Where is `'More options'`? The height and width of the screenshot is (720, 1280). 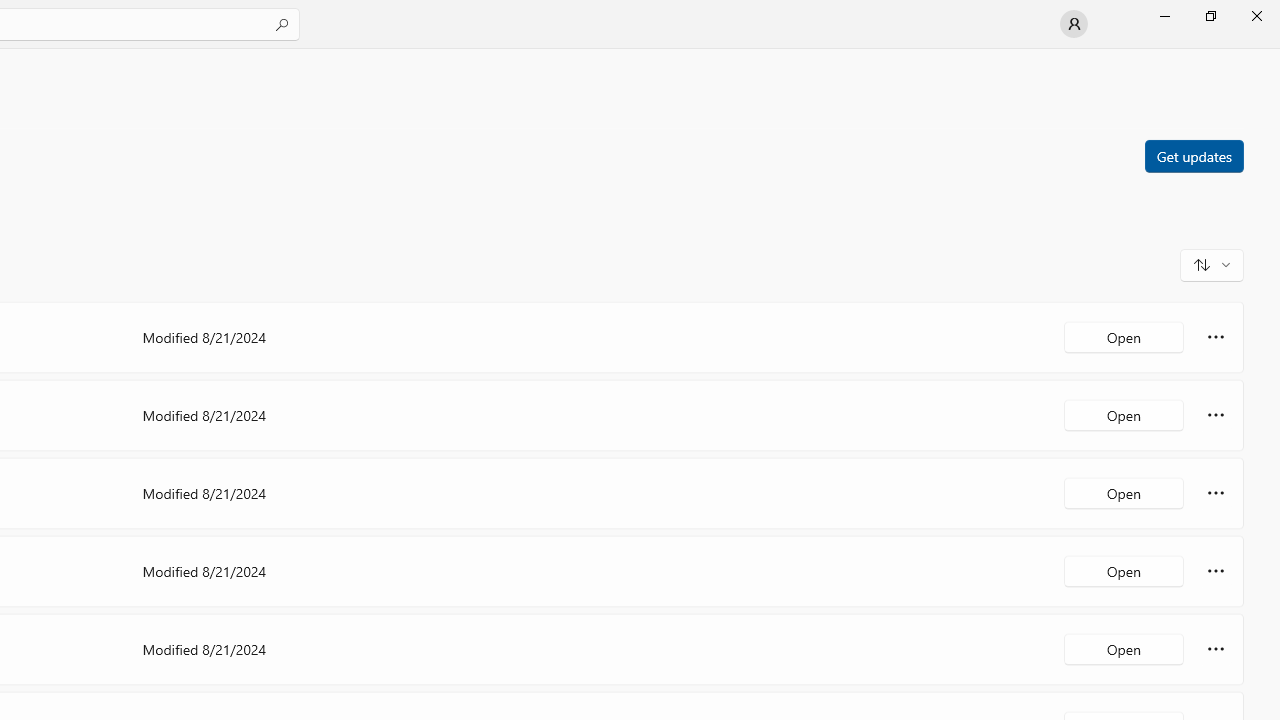
'More options' is located at coordinates (1215, 649).